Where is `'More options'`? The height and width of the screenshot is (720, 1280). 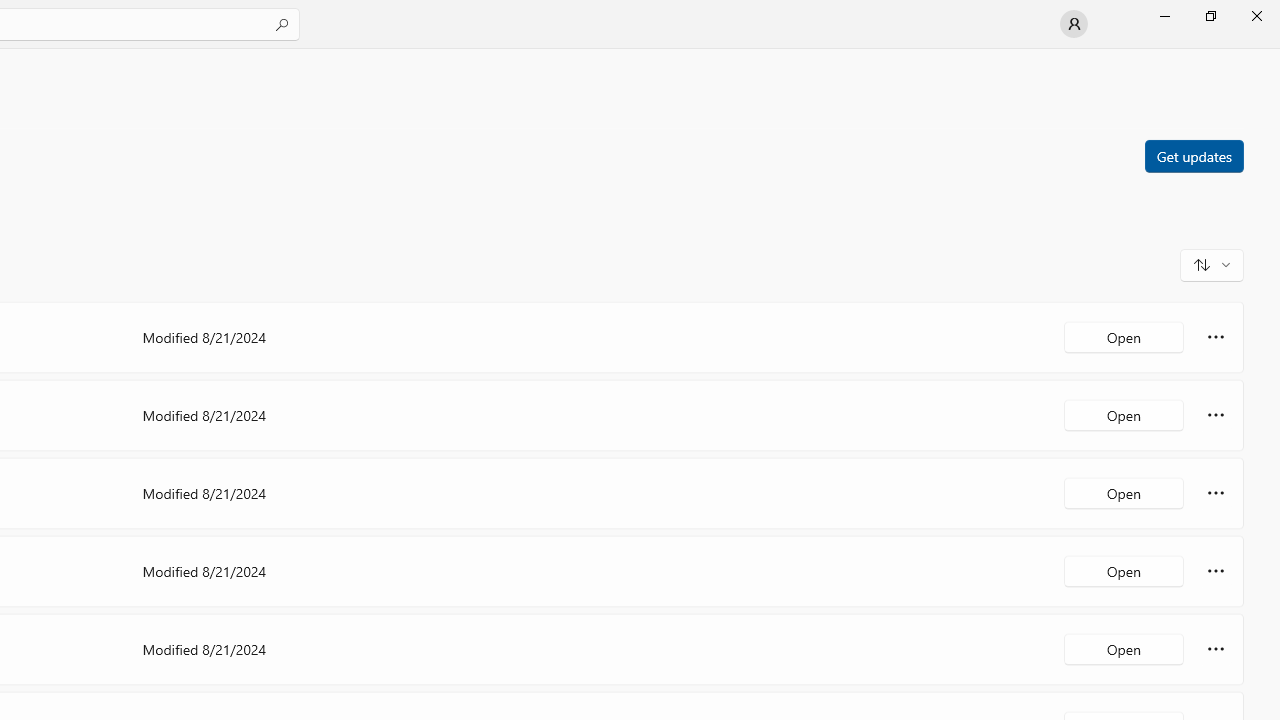
'More options' is located at coordinates (1215, 649).